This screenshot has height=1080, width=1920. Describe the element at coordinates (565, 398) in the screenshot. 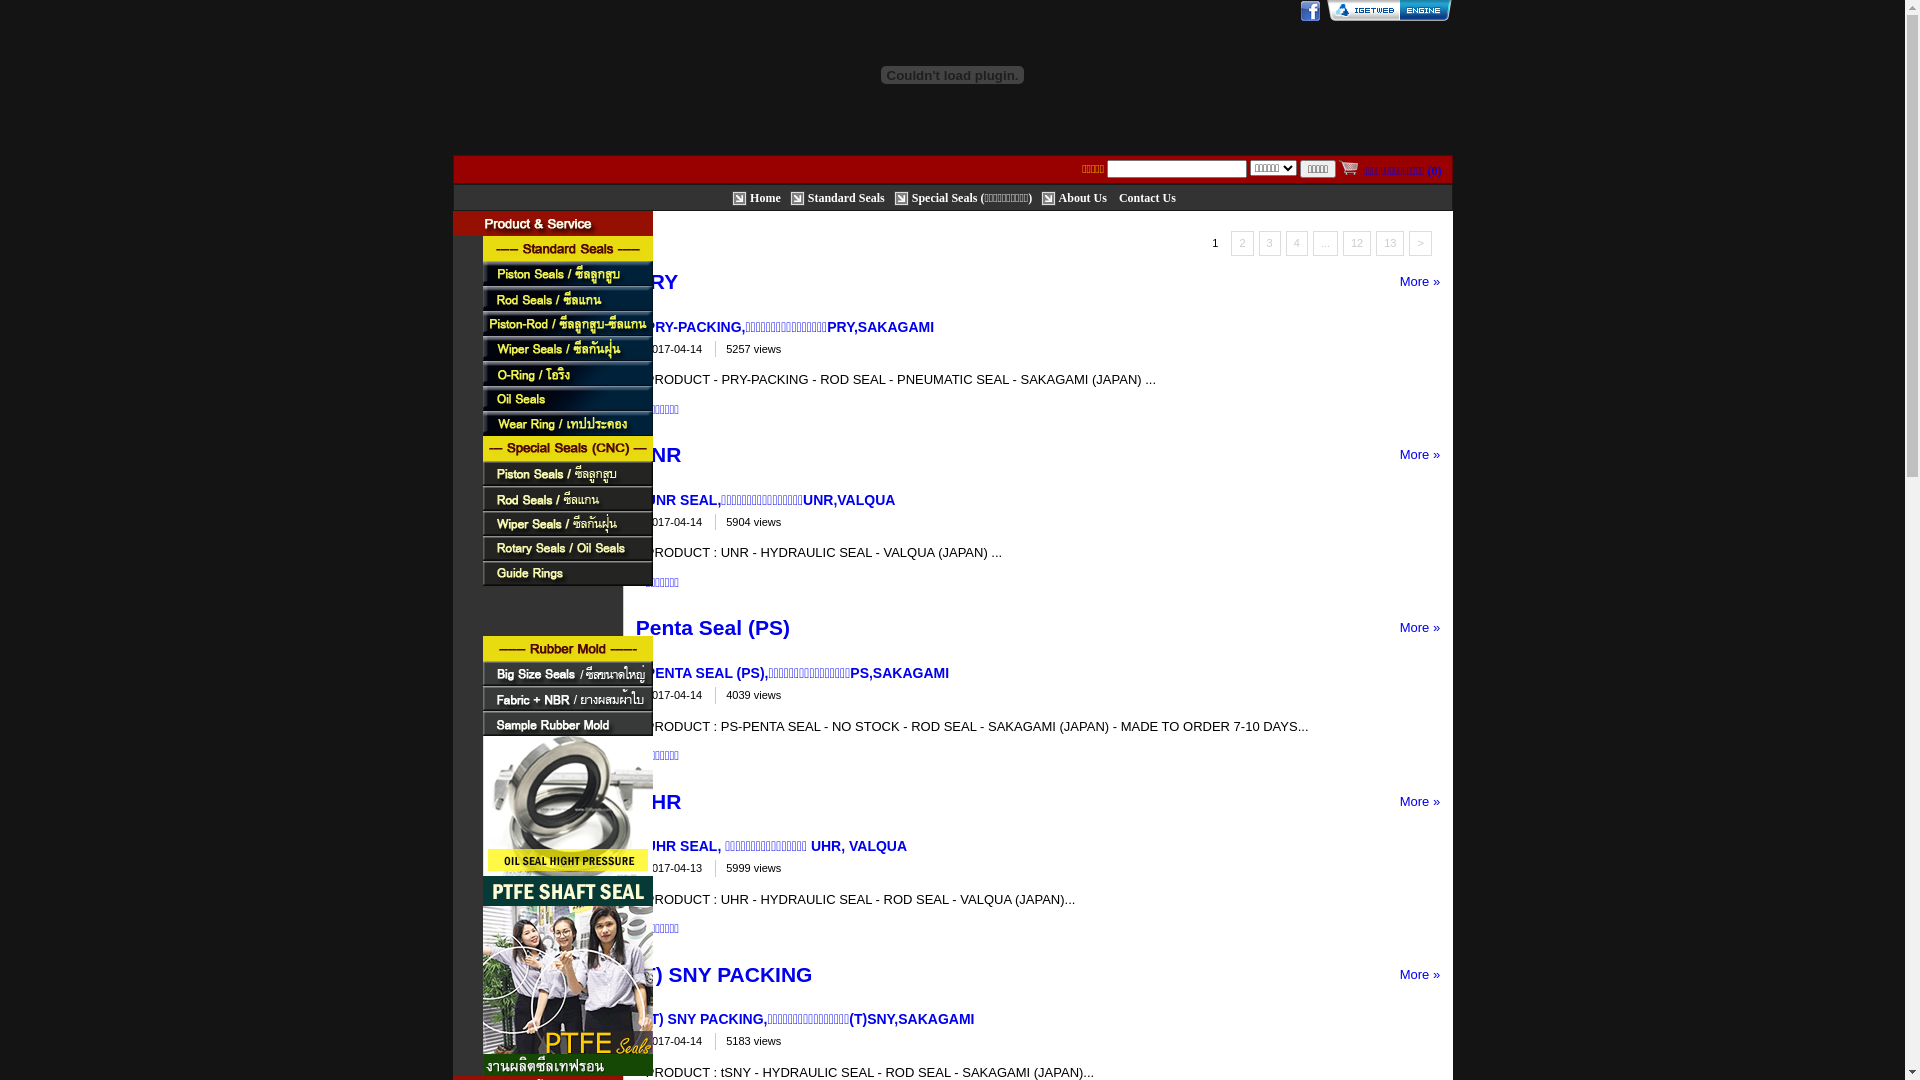

I see `'Oil Seal'` at that location.